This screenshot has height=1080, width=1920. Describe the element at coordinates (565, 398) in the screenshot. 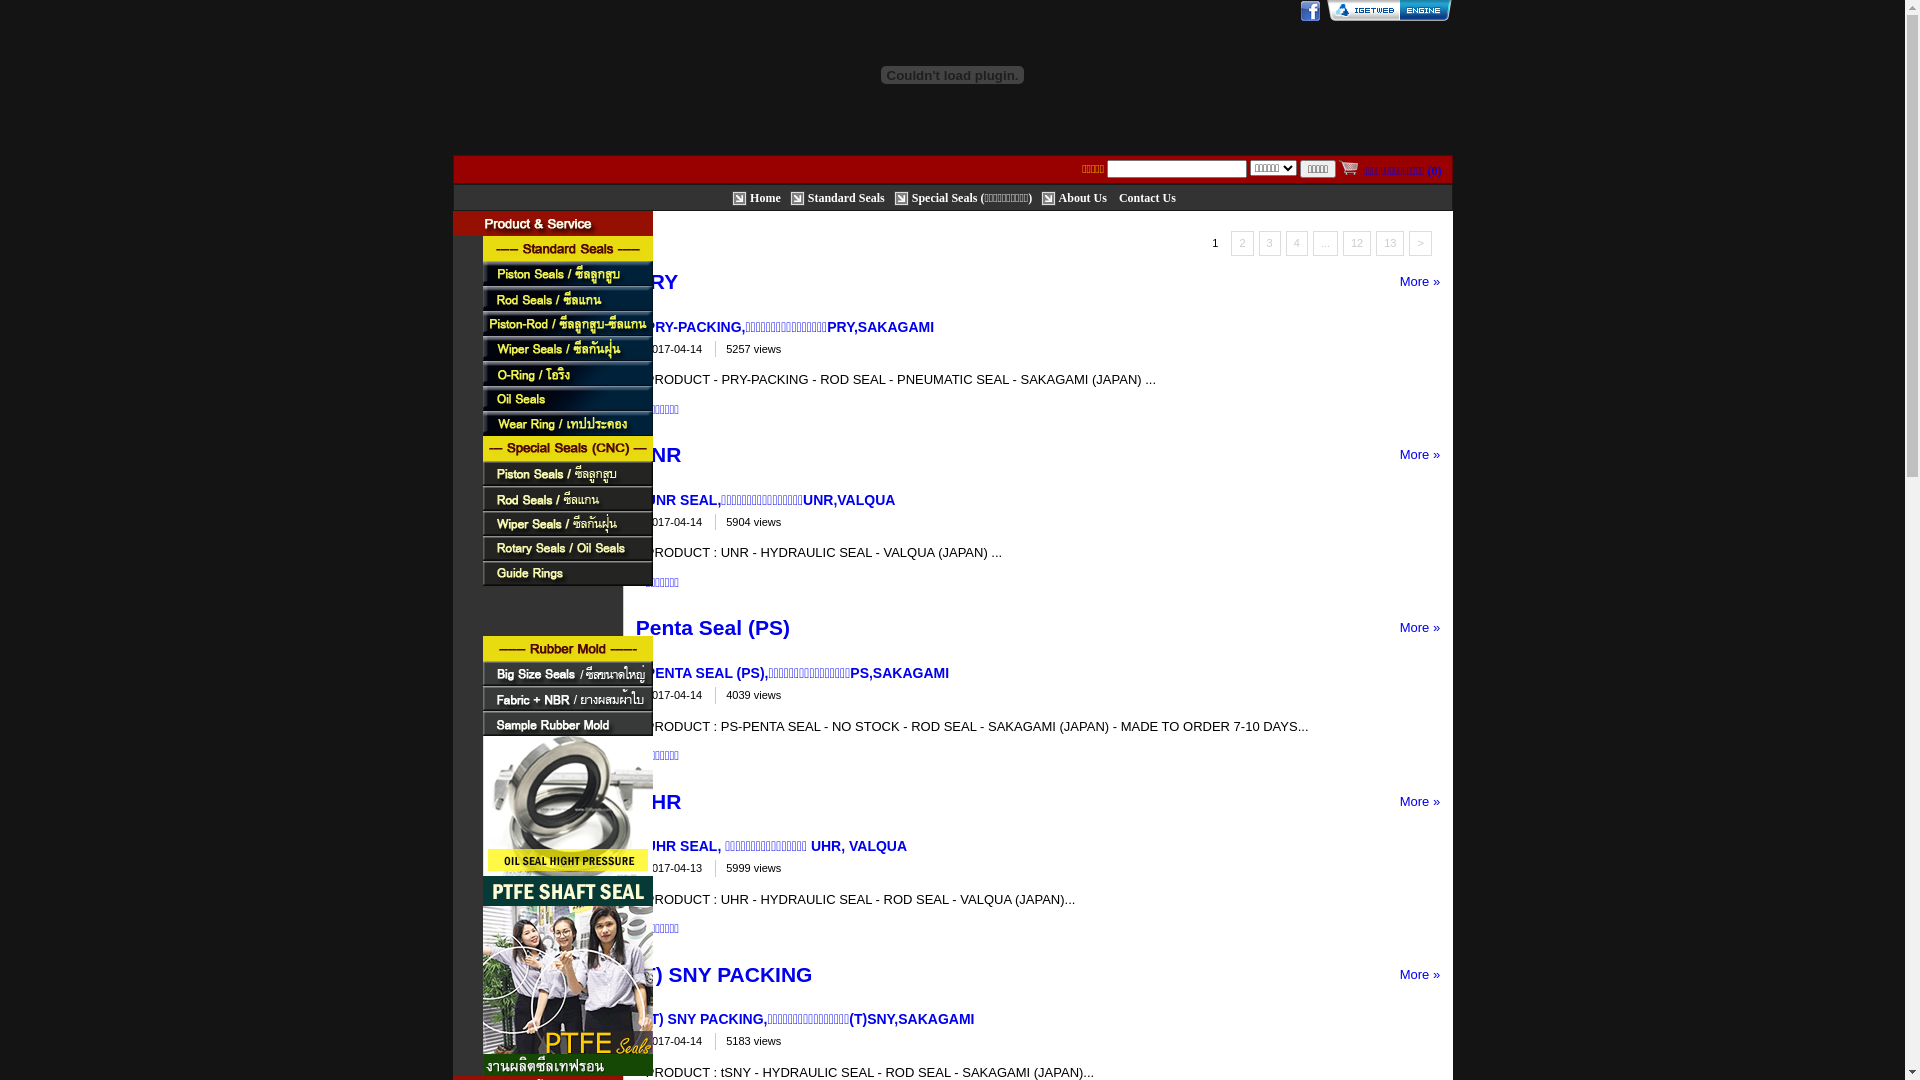

I see `'Oil Seal'` at that location.